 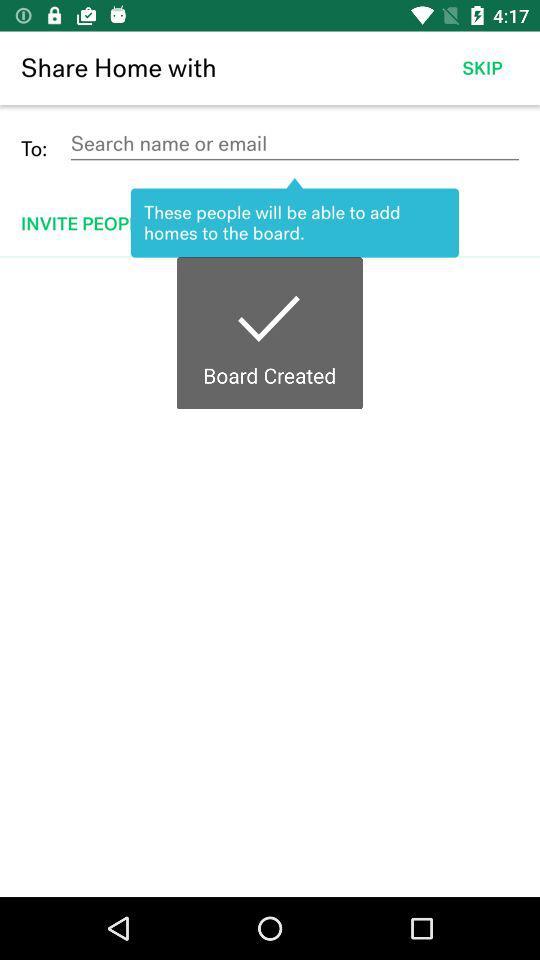 I want to click on type contact name or email, so click(x=293, y=143).